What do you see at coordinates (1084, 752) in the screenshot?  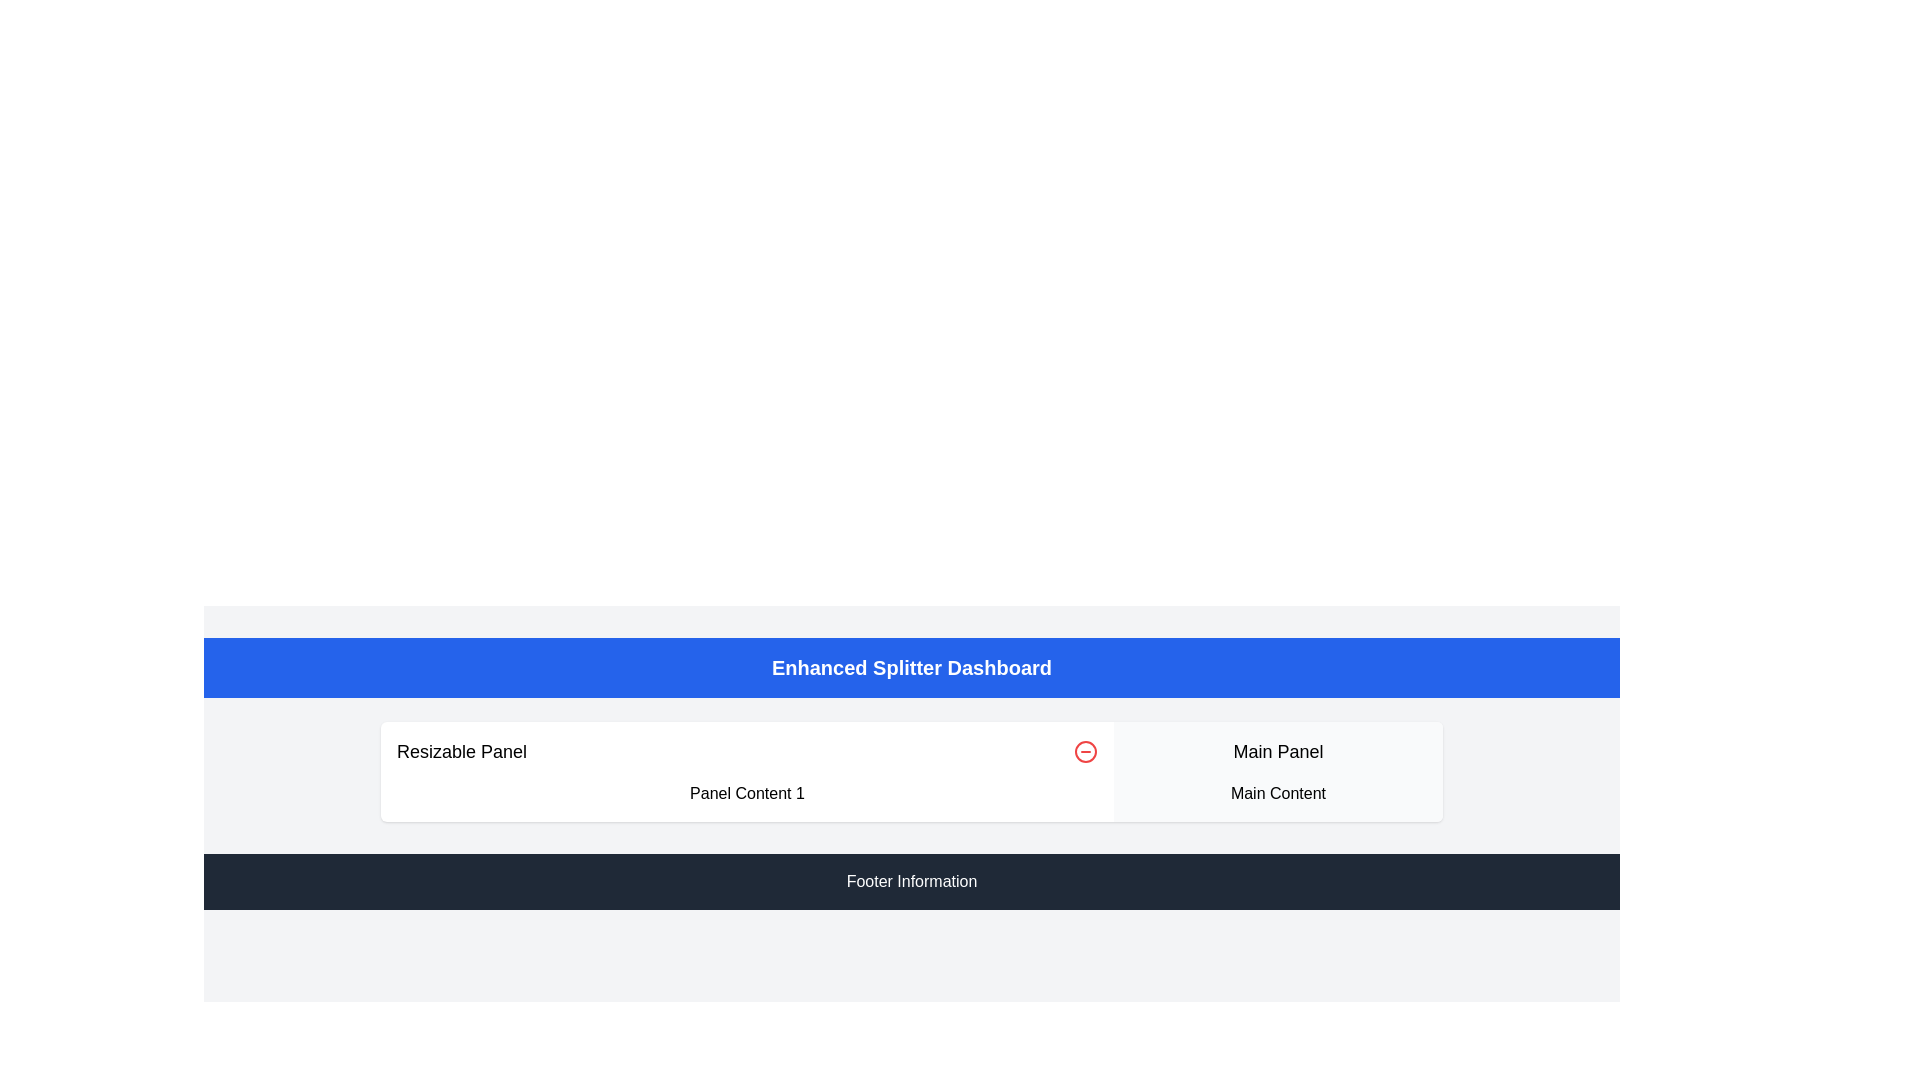 I see `the SVG graphic element (circle) representing a 'remove' action, located in the right half of the panel next to 'Panel Content 1'` at bounding box center [1084, 752].